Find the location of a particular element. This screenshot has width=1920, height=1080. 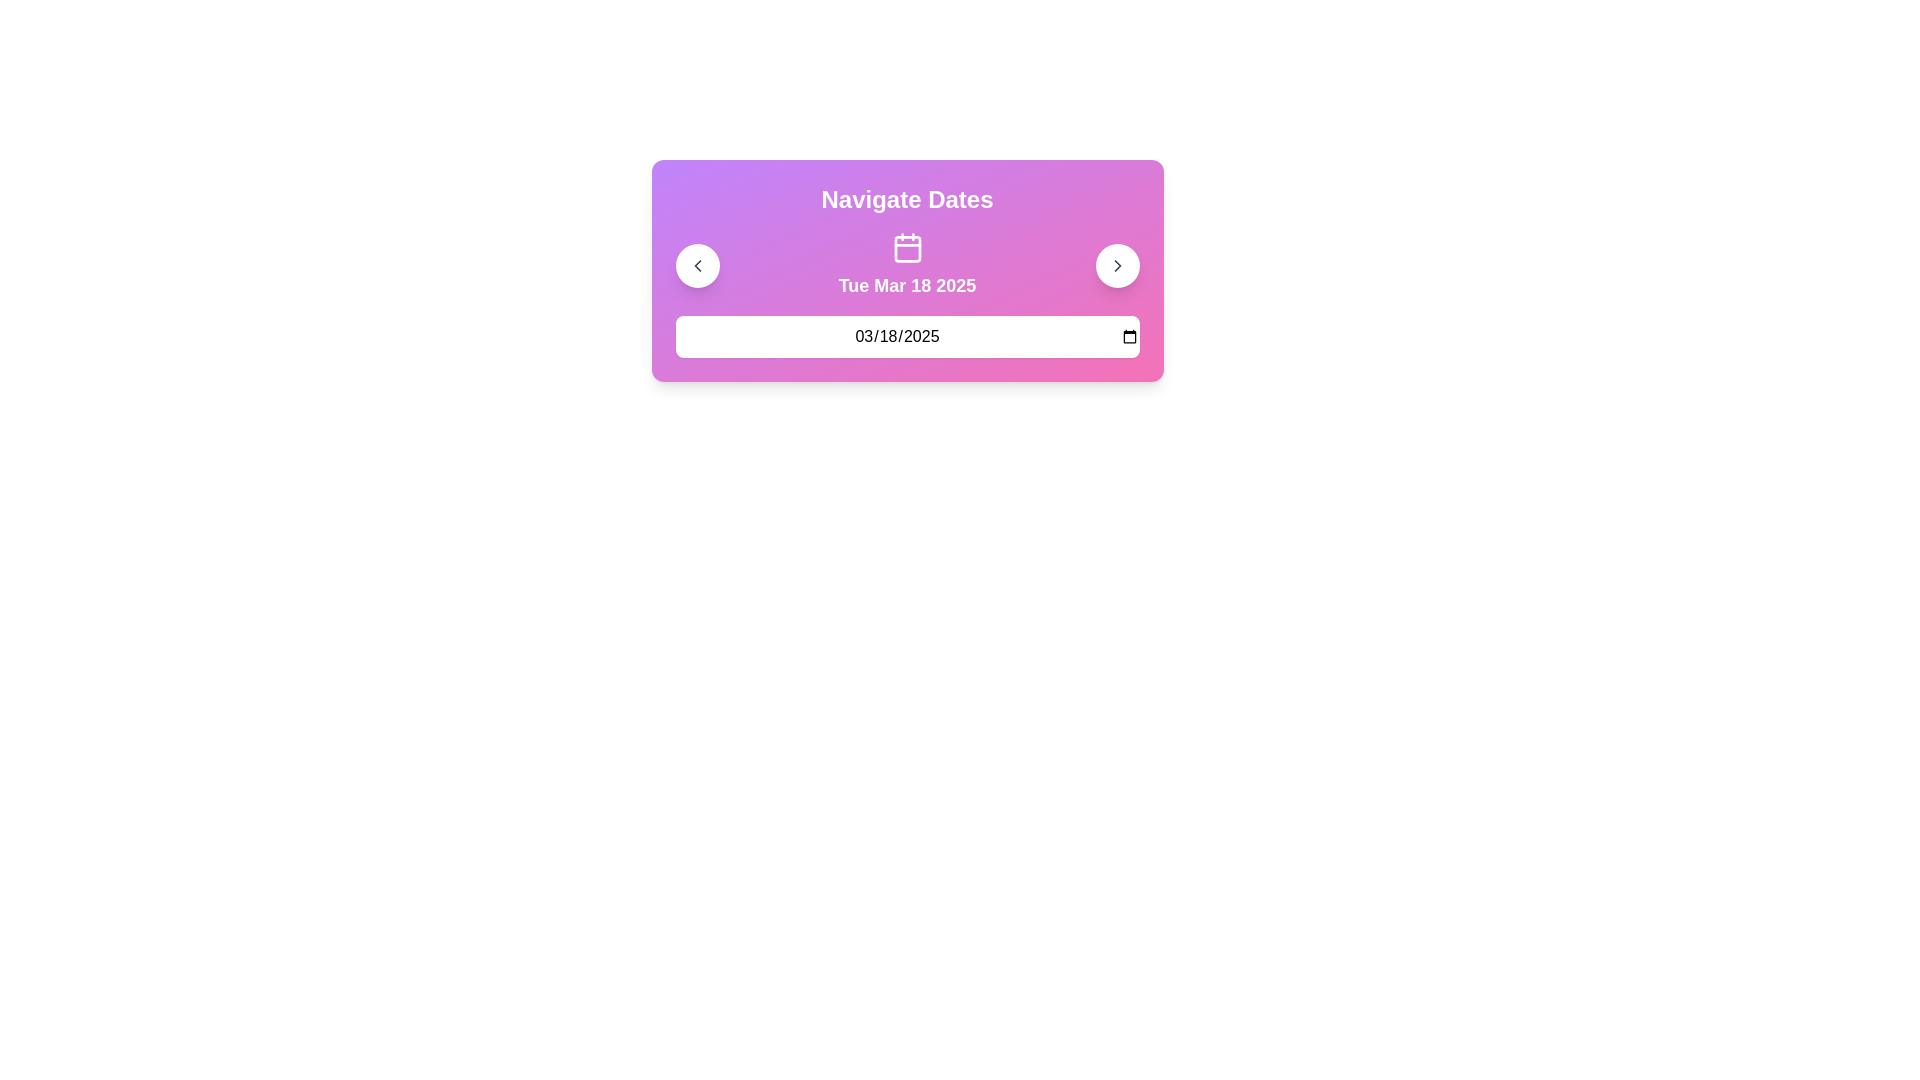

the left-facing chevron arrow icon within the circular button on the far-left side of the 'Navigate Dates' interface is located at coordinates (697, 265).